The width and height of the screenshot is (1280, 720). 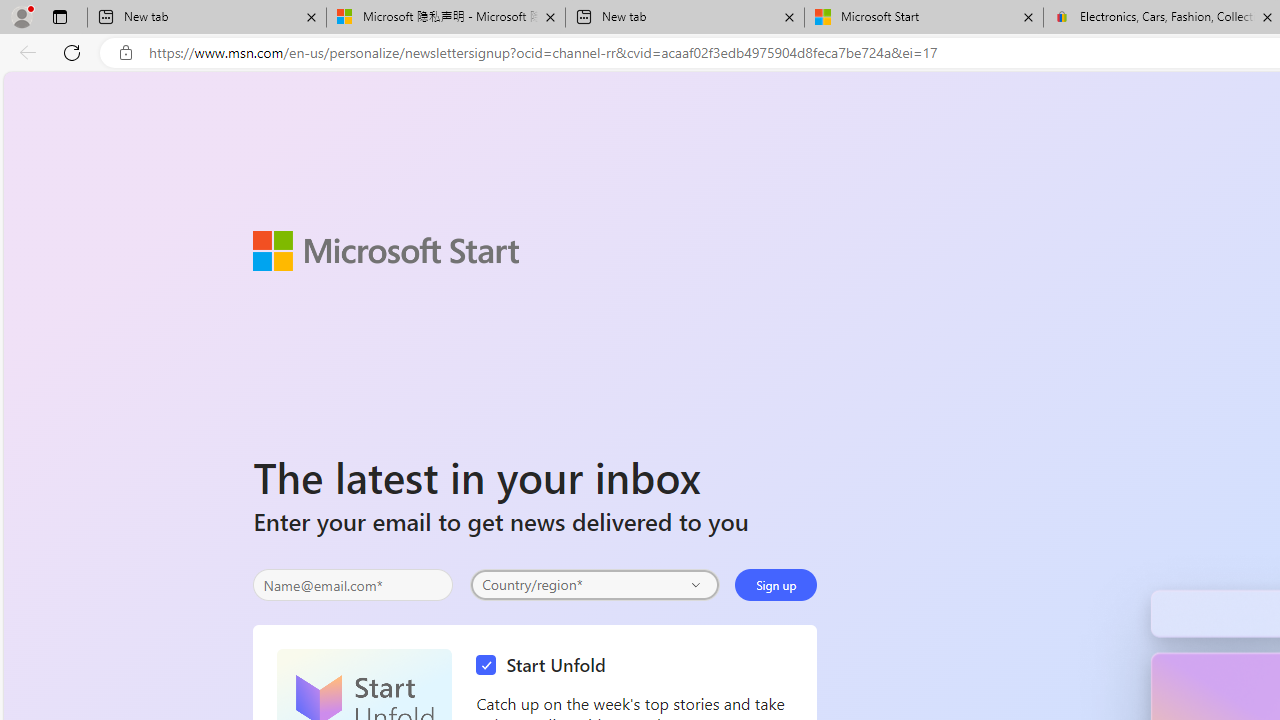 I want to click on 'Enter your email', so click(x=353, y=585).